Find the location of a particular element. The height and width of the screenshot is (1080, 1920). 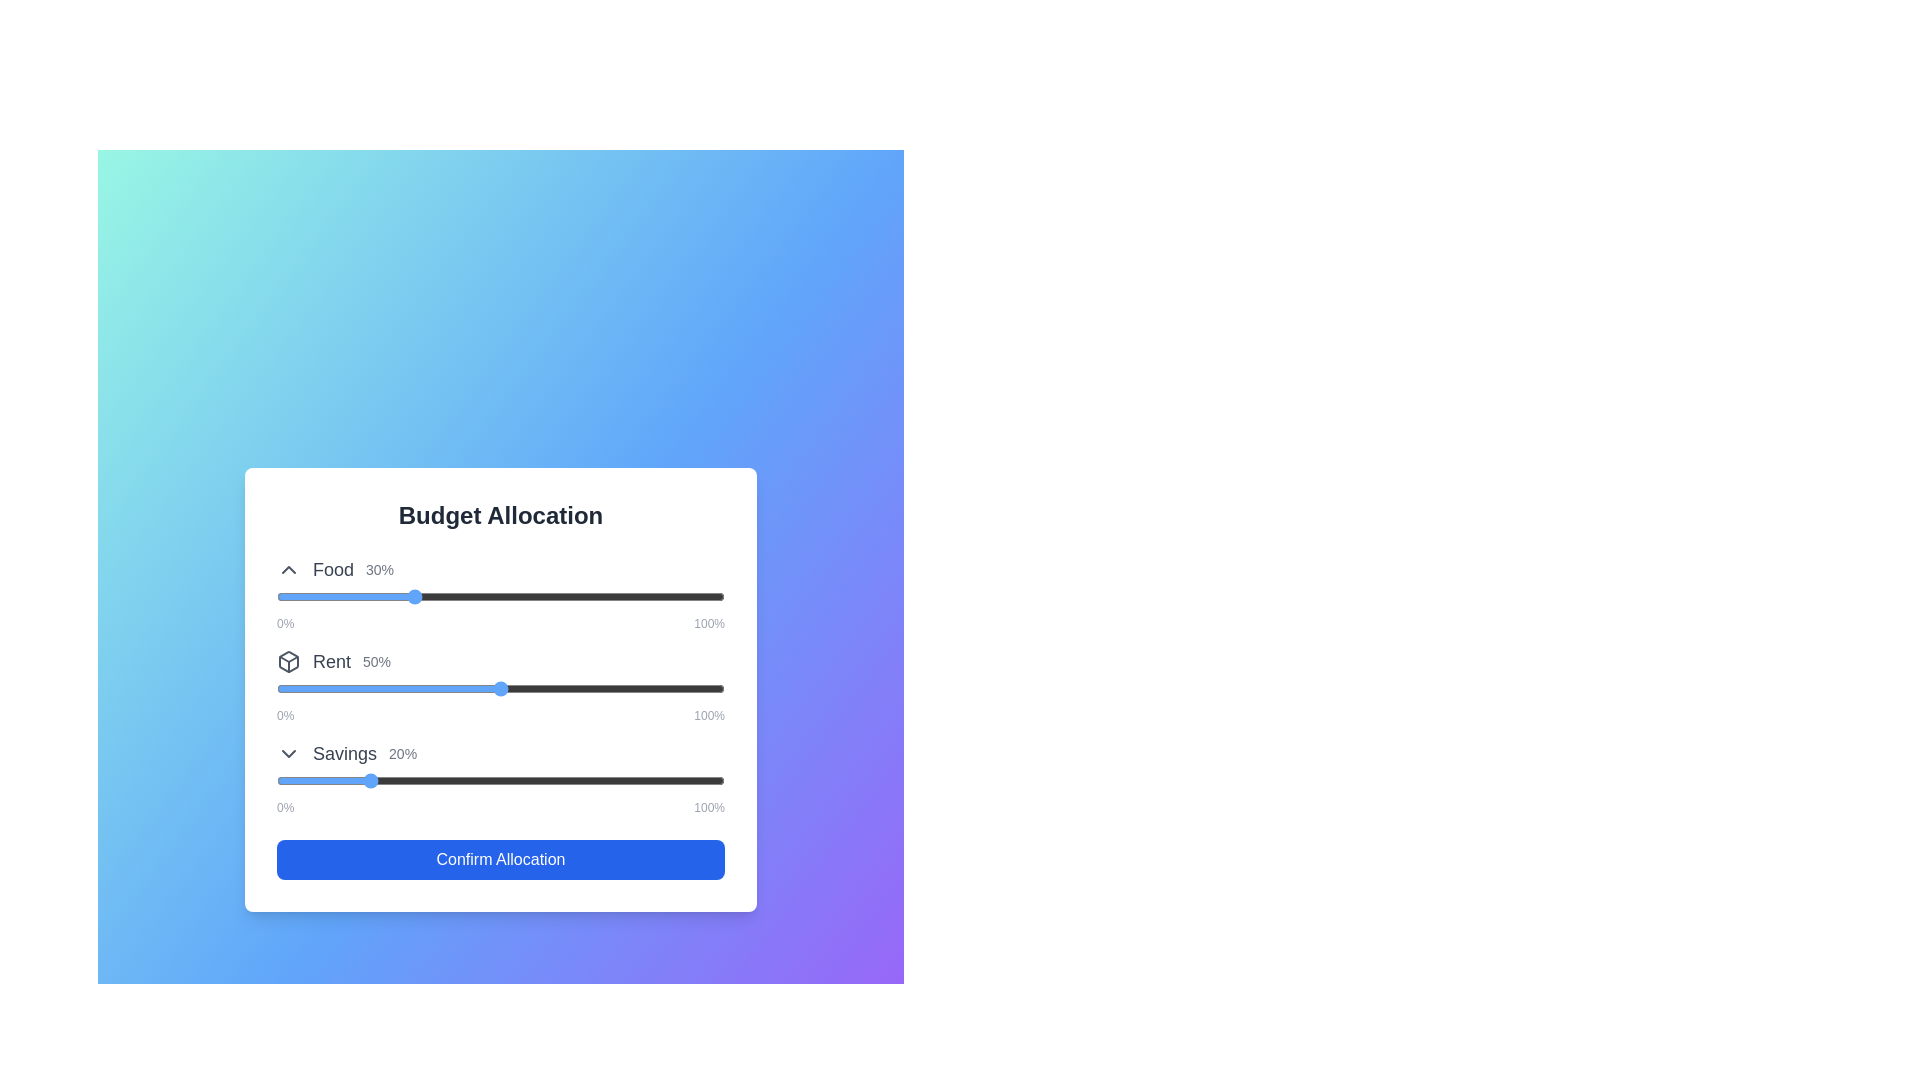

the 'Confirm Allocation' button to finalize the budget is located at coordinates (500, 859).